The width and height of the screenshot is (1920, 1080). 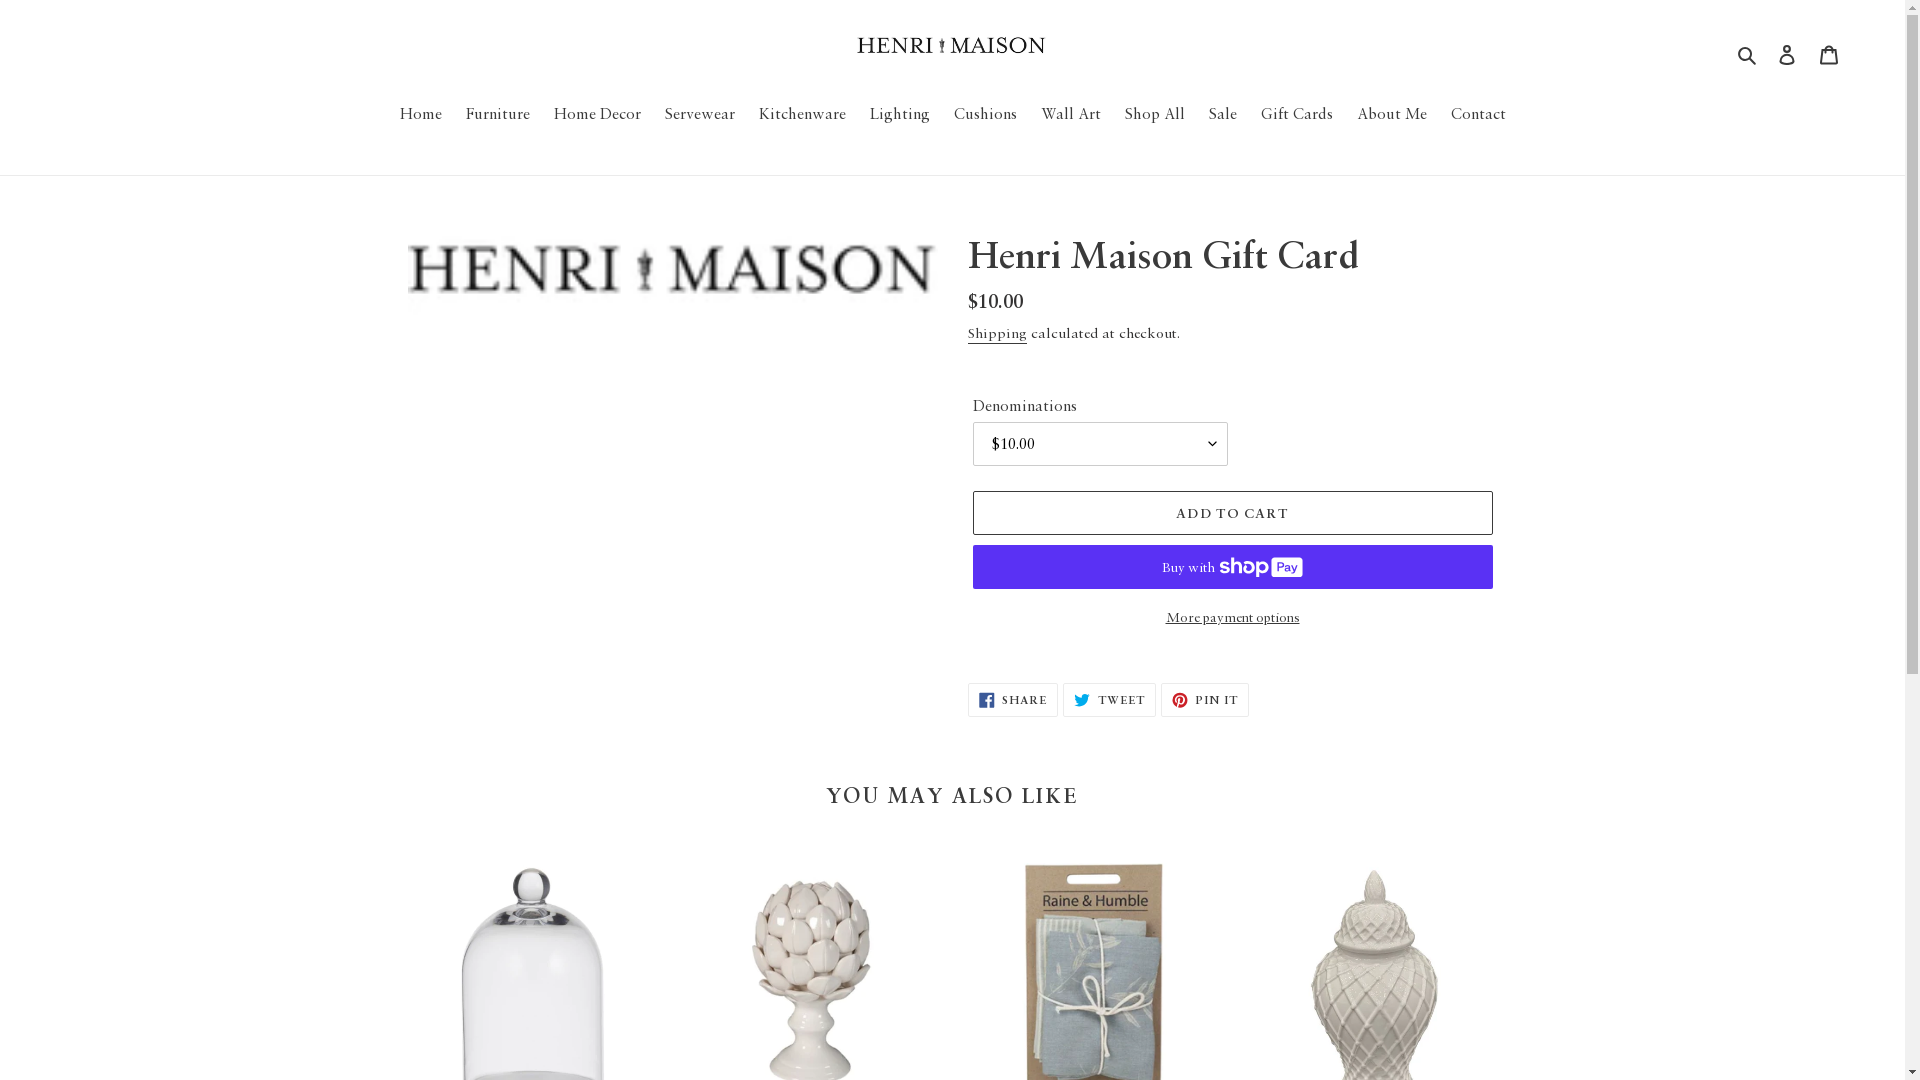 What do you see at coordinates (455, 114) in the screenshot?
I see `'Furniture'` at bounding box center [455, 114].